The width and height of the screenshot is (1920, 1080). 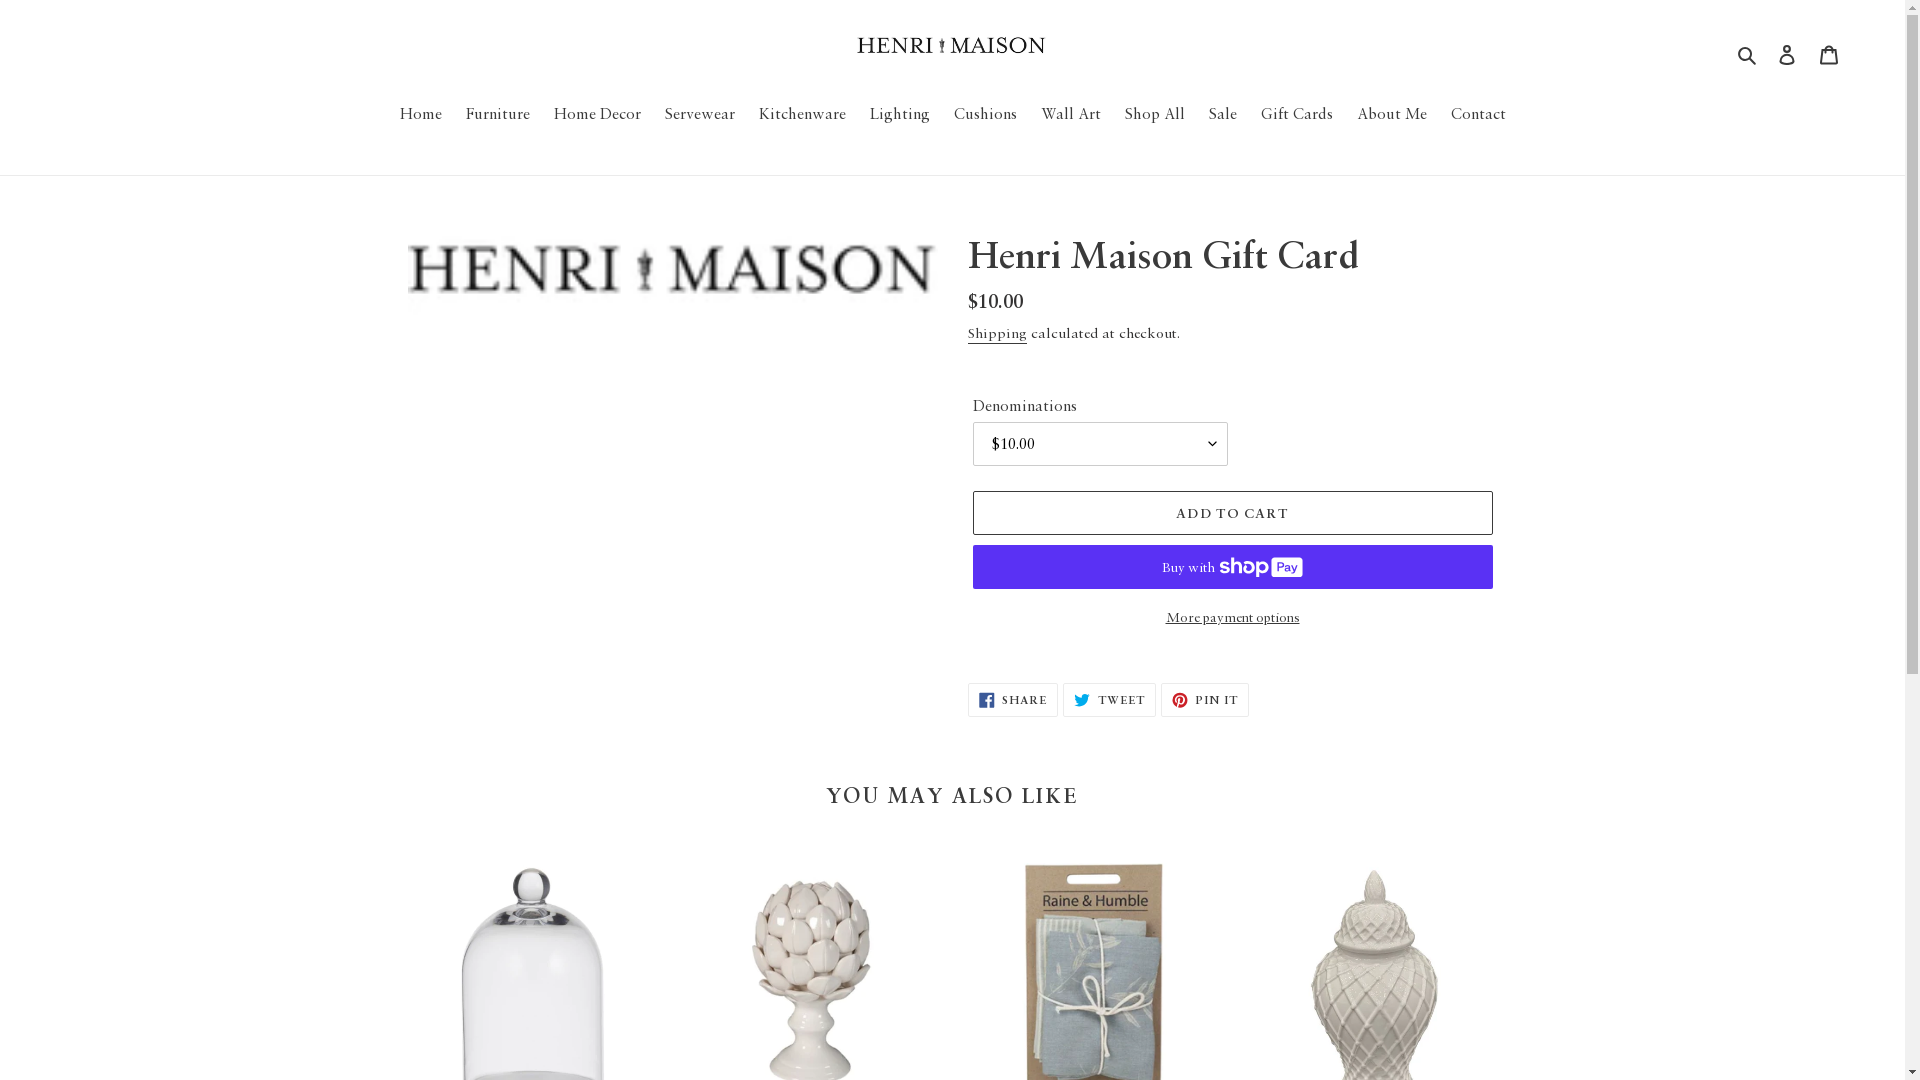 What do you see at coordinates (455, 114) in the screenshot?
I see `'Furniture'` at bounding box center [455, 114].